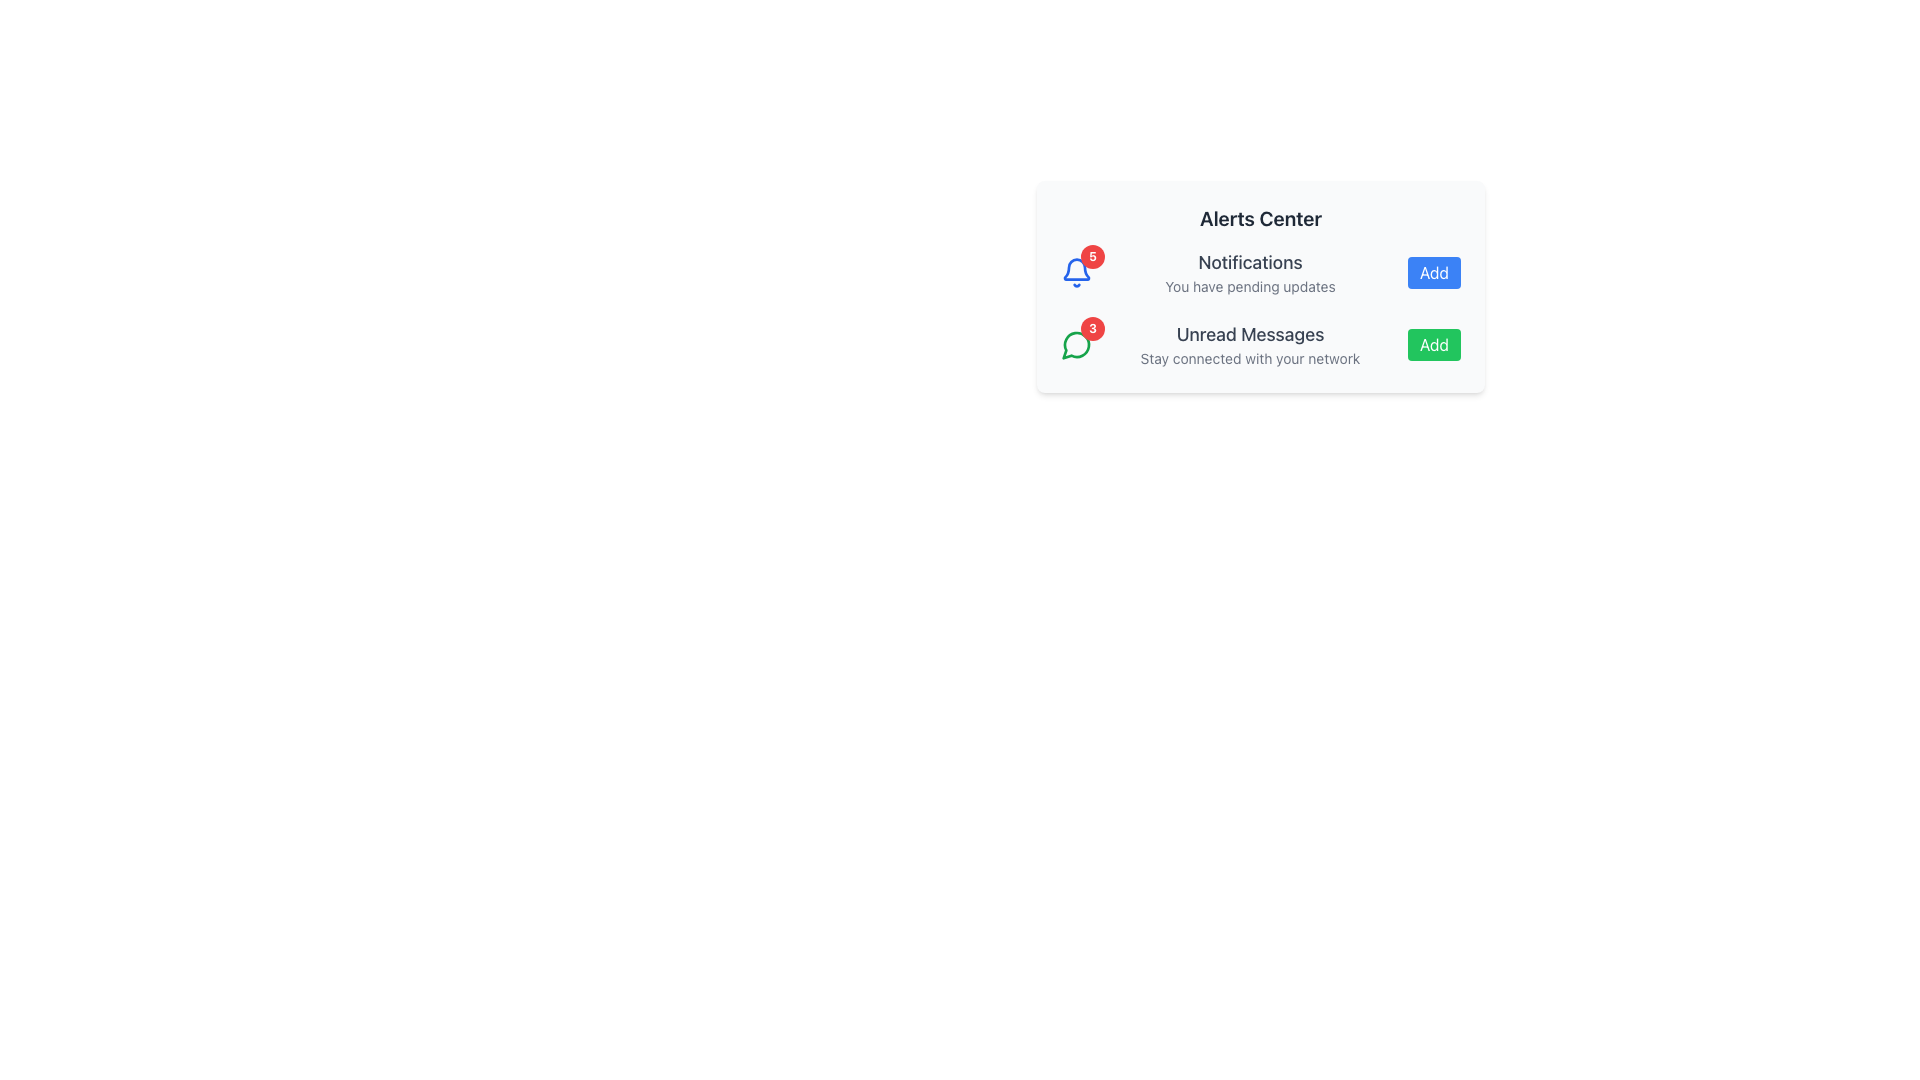 The width and height of the screenshot is (1920, 1080). I want to click on the 'Add' button located in the 'Notifications' section of the 'Alerts Center' to experience its hover effect, so click(1433, 273).